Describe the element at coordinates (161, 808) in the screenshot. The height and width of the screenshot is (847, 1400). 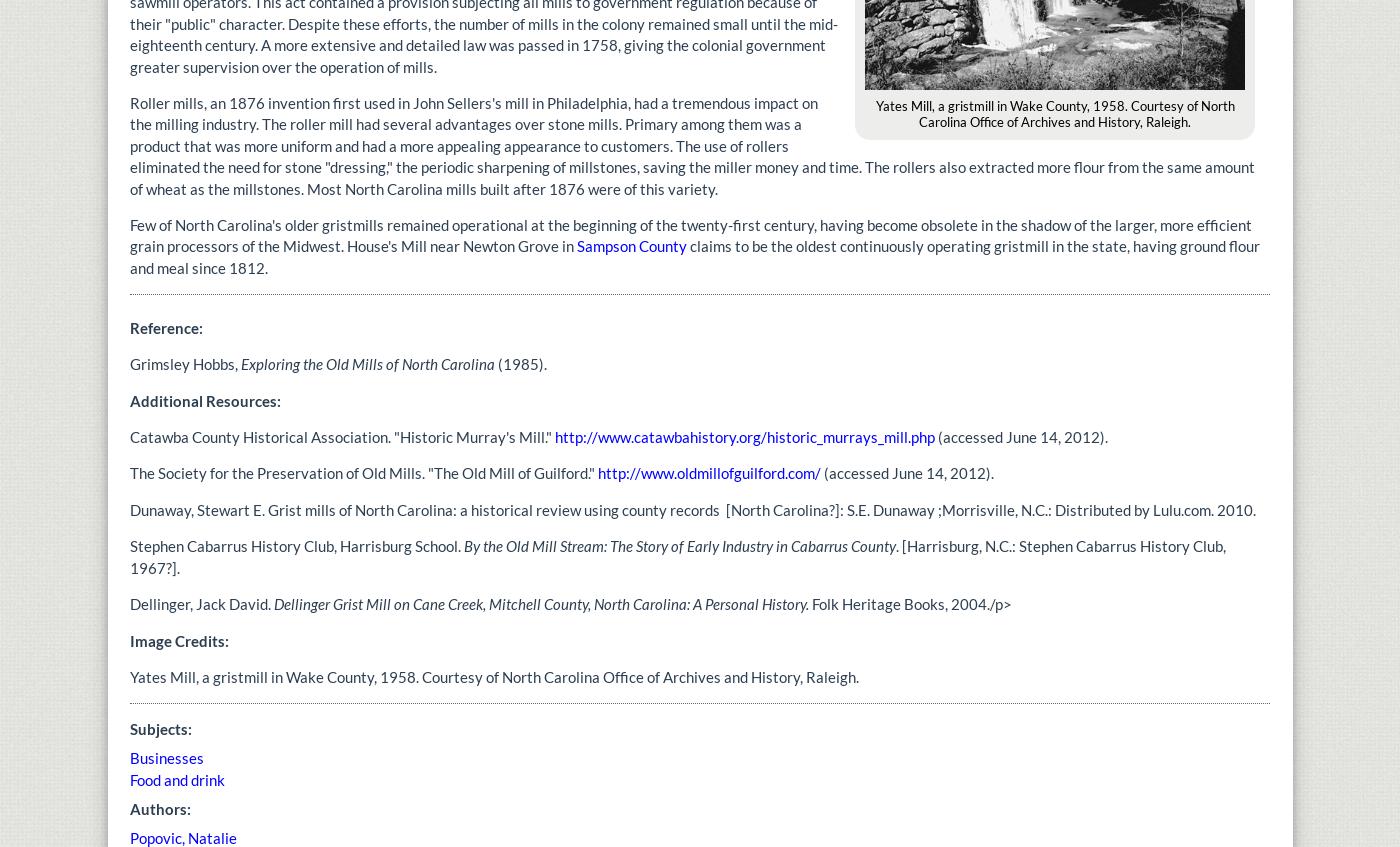
I see `'Authors:'` at that location.